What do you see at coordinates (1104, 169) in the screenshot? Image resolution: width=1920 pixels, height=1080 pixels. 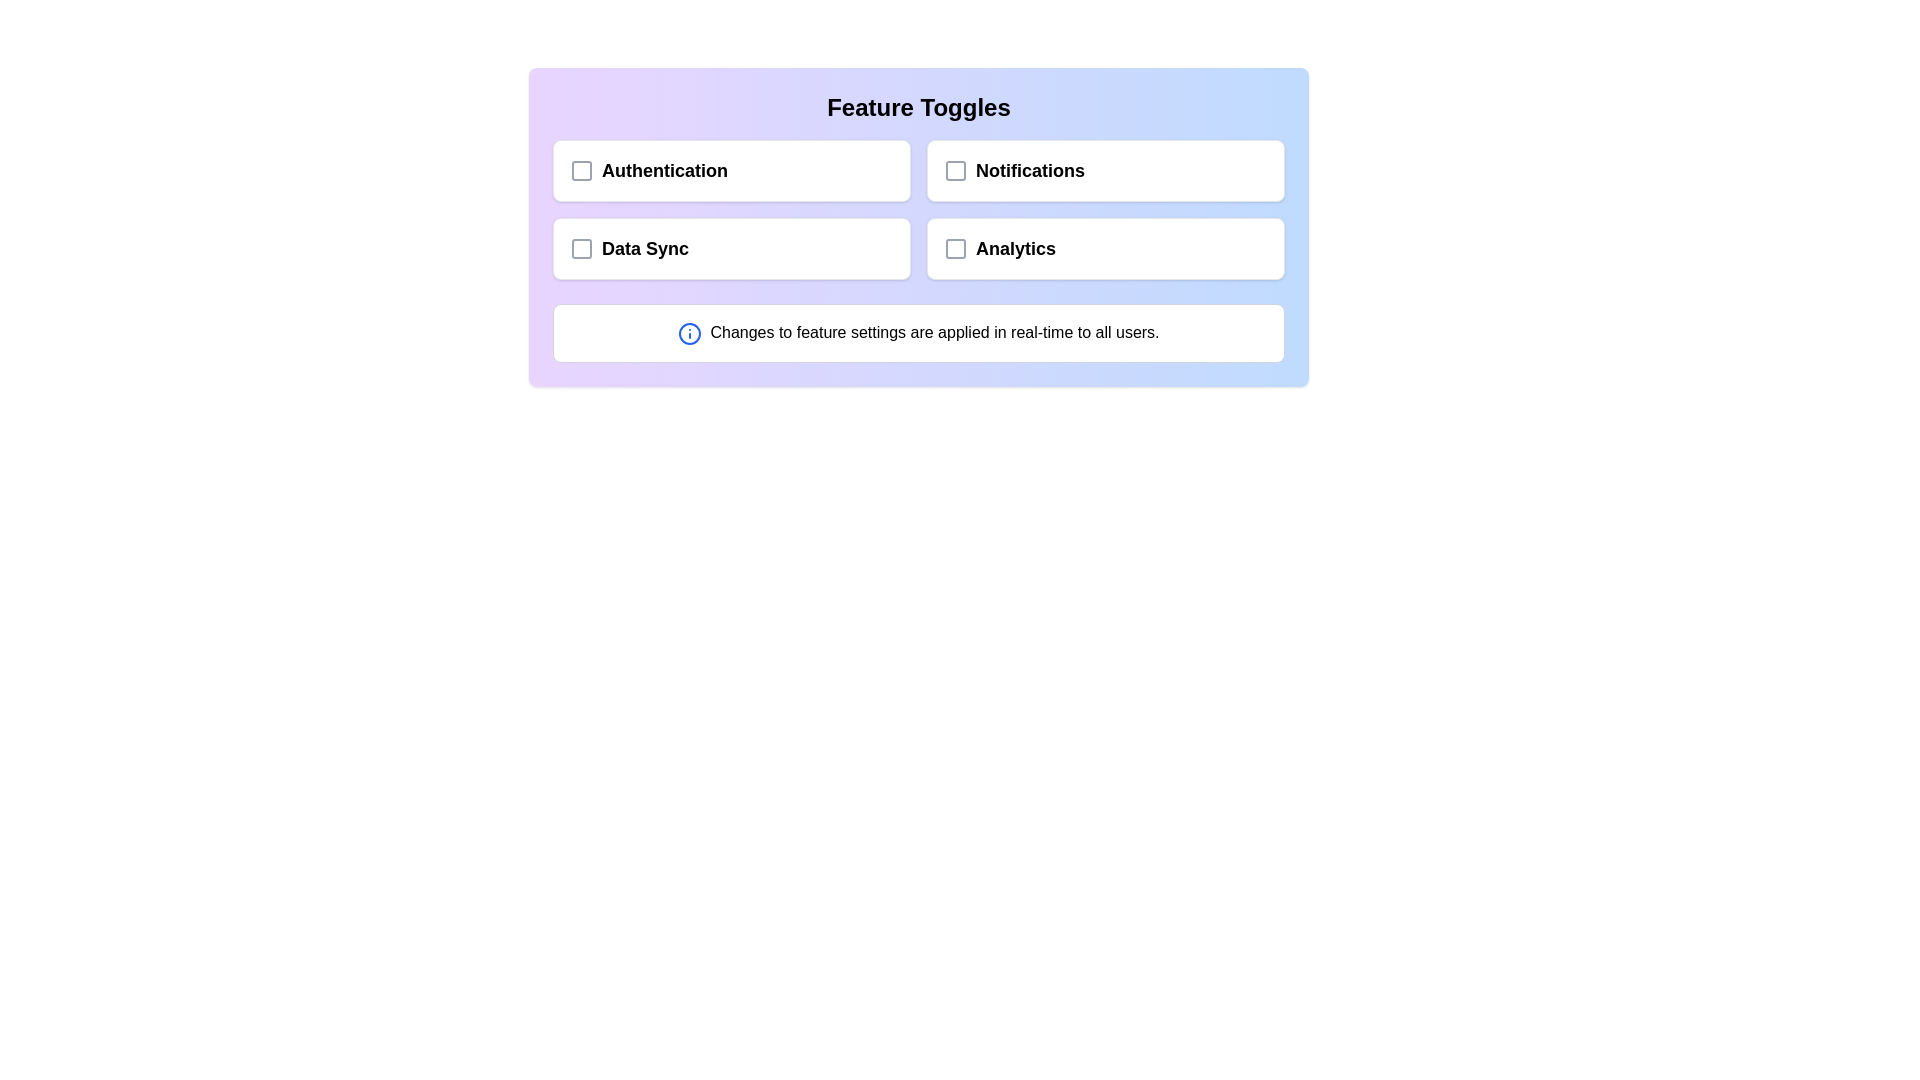 I see `the checkbox labeled 'Notifications' located in the top row, right column of the feature toggle grid, next to 'Authentication' and above 'Analytics'` at bounding box center [1104, 169].